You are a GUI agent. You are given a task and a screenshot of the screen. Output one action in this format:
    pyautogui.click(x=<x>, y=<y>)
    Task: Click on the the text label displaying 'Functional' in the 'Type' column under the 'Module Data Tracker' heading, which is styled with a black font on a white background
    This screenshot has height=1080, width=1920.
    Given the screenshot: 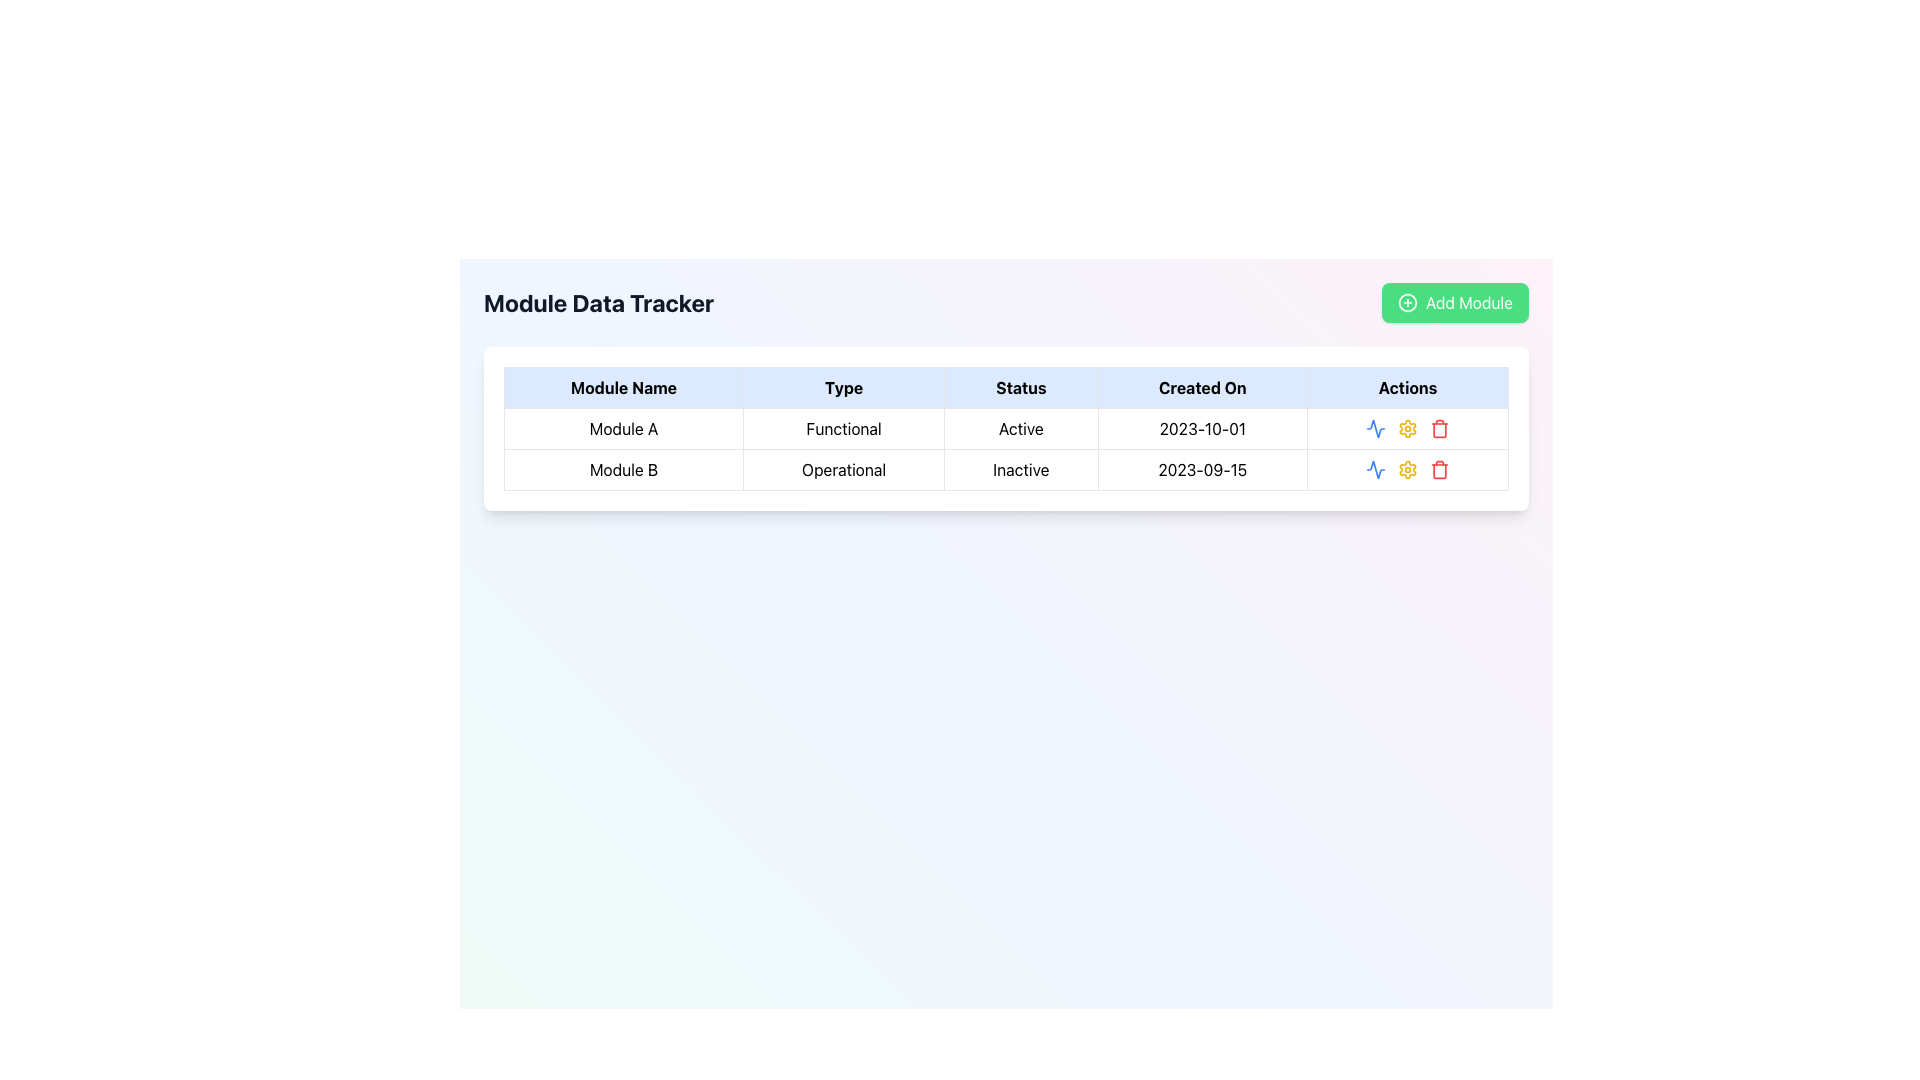 What is the action you would take?
    pyautogui.click(x=844, y=427)
    